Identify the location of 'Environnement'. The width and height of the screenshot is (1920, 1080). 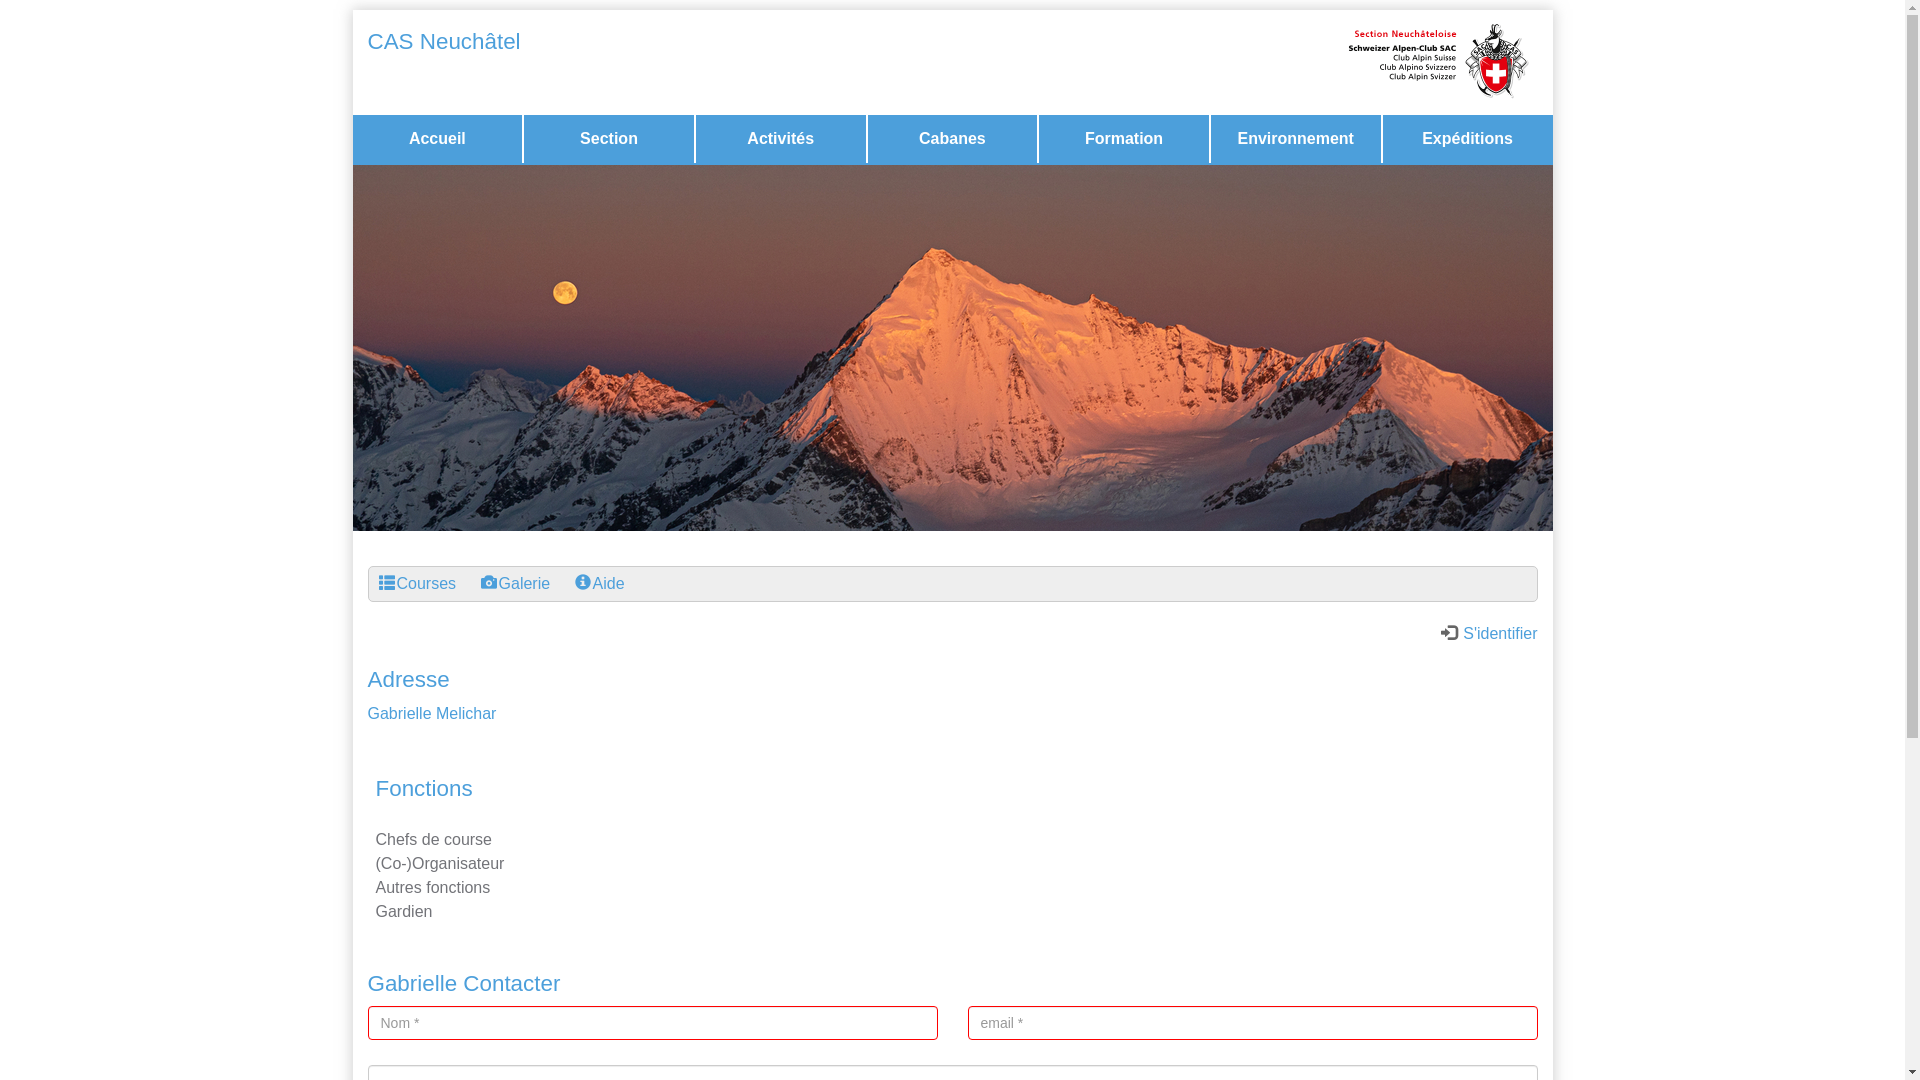
(1296, 137).